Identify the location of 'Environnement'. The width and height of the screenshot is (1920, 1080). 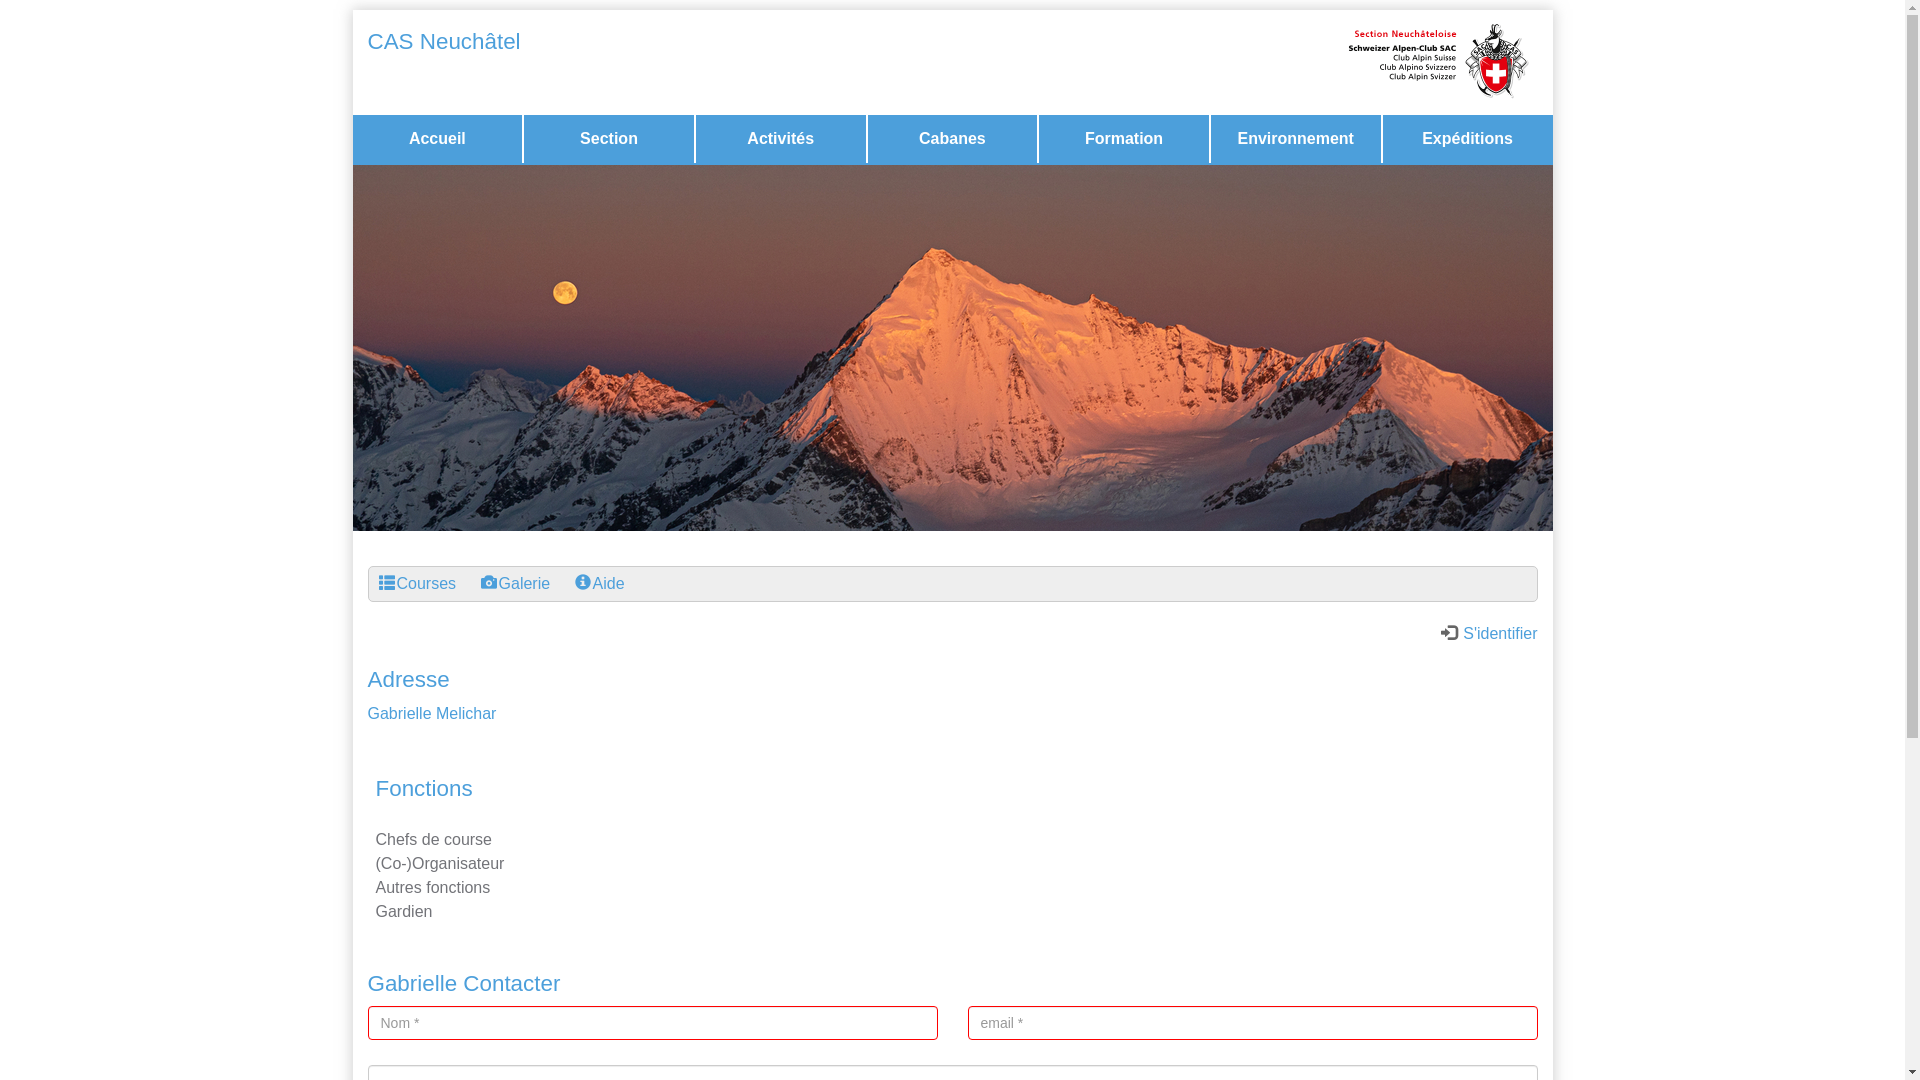
(1296, 137).